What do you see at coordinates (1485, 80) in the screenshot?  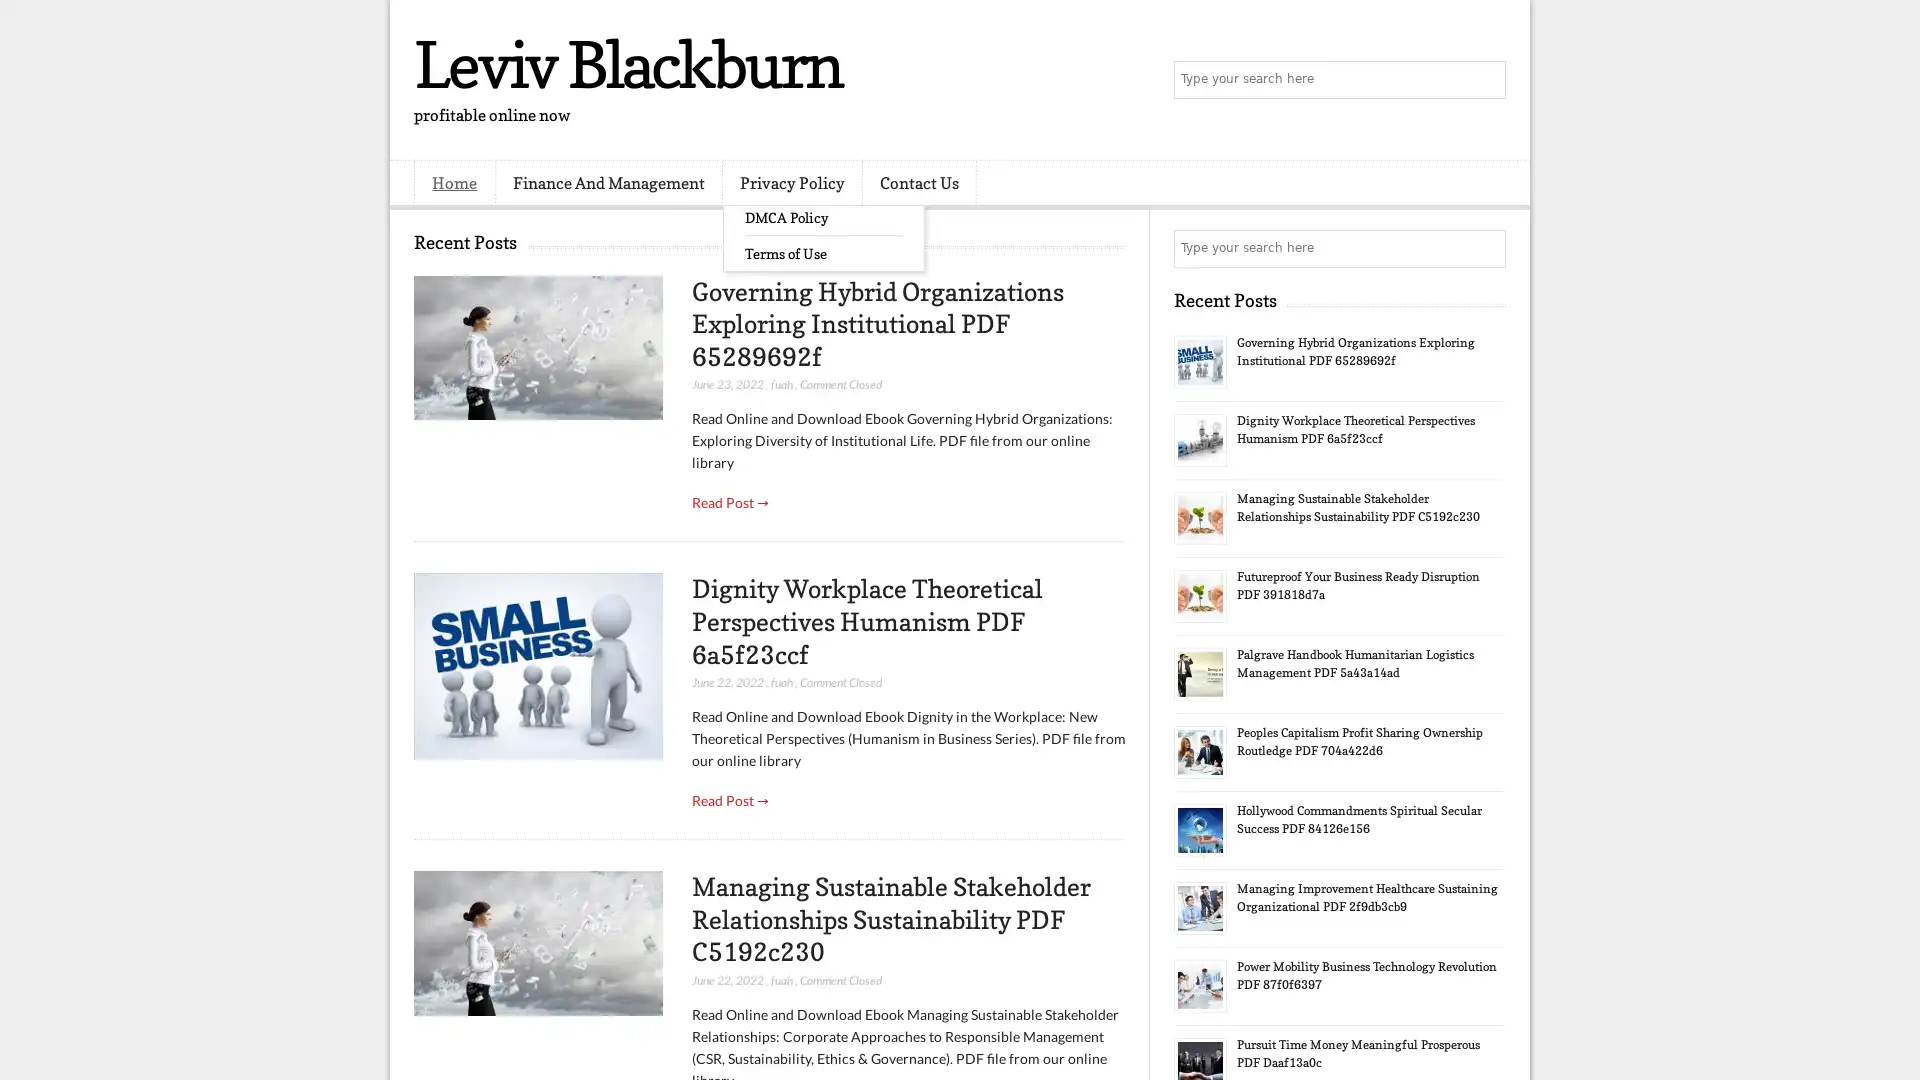 I see `Search` at bounding box center [1485, 80].